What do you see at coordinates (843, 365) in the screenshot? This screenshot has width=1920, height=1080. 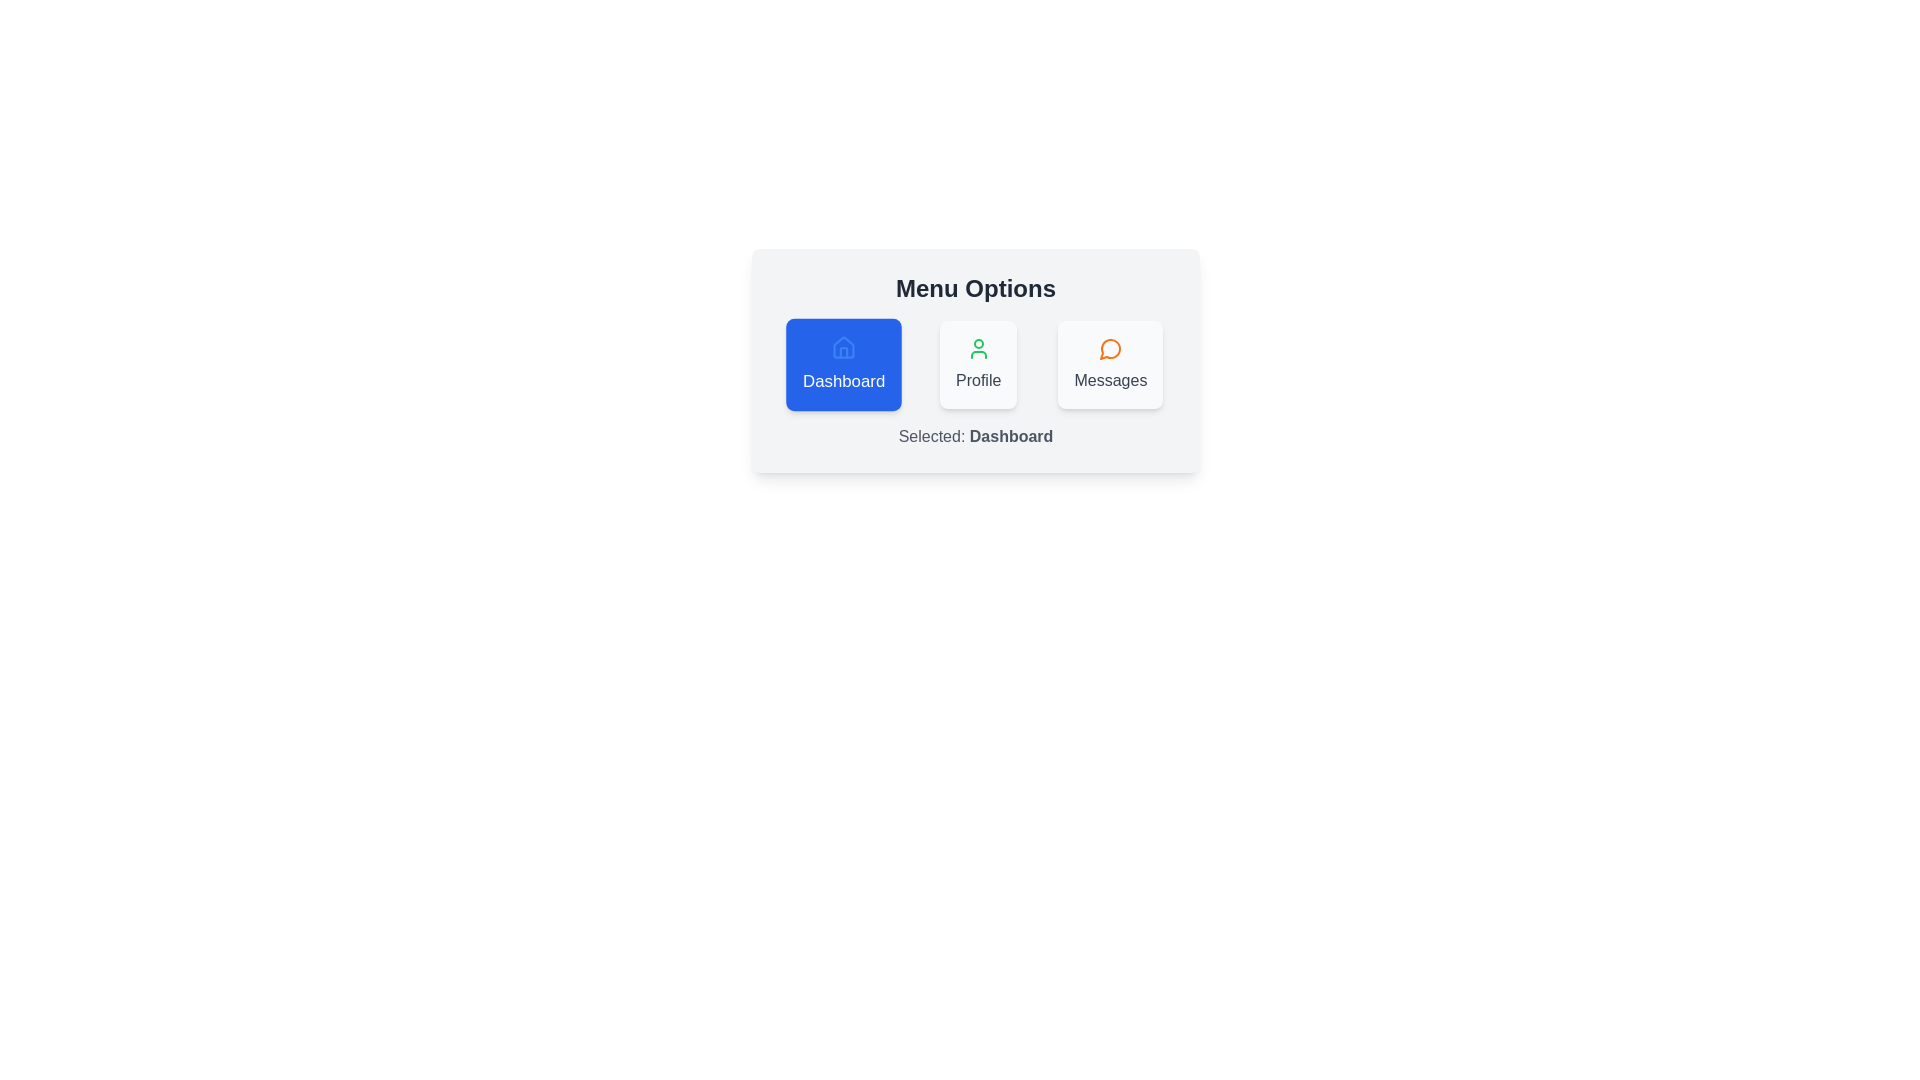 I see `the chip labeled Dashboard to change the selection` at bounding box center [843, 365].